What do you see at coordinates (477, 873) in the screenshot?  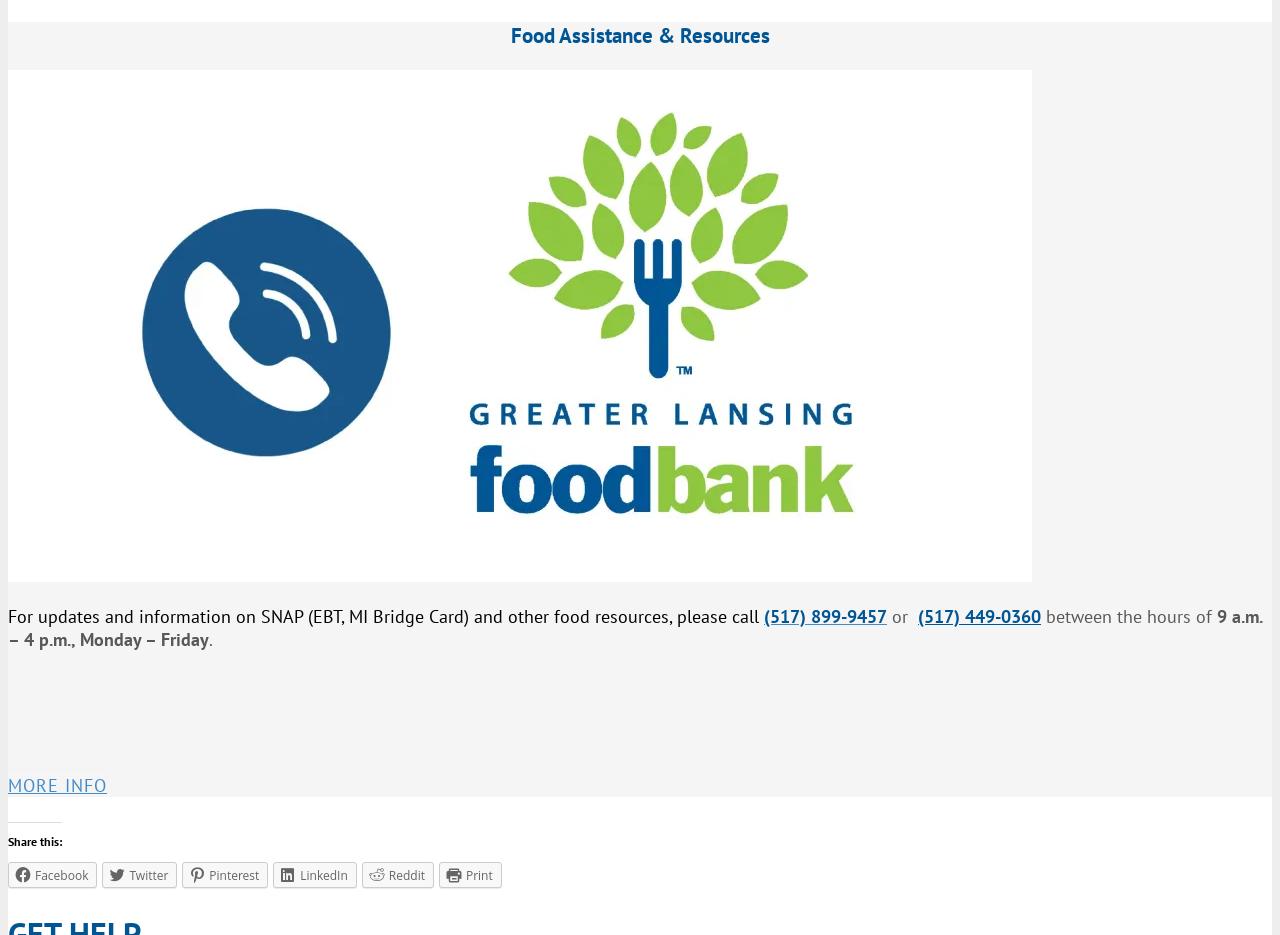 I see `'Print'` at bounding box center [477, 873].